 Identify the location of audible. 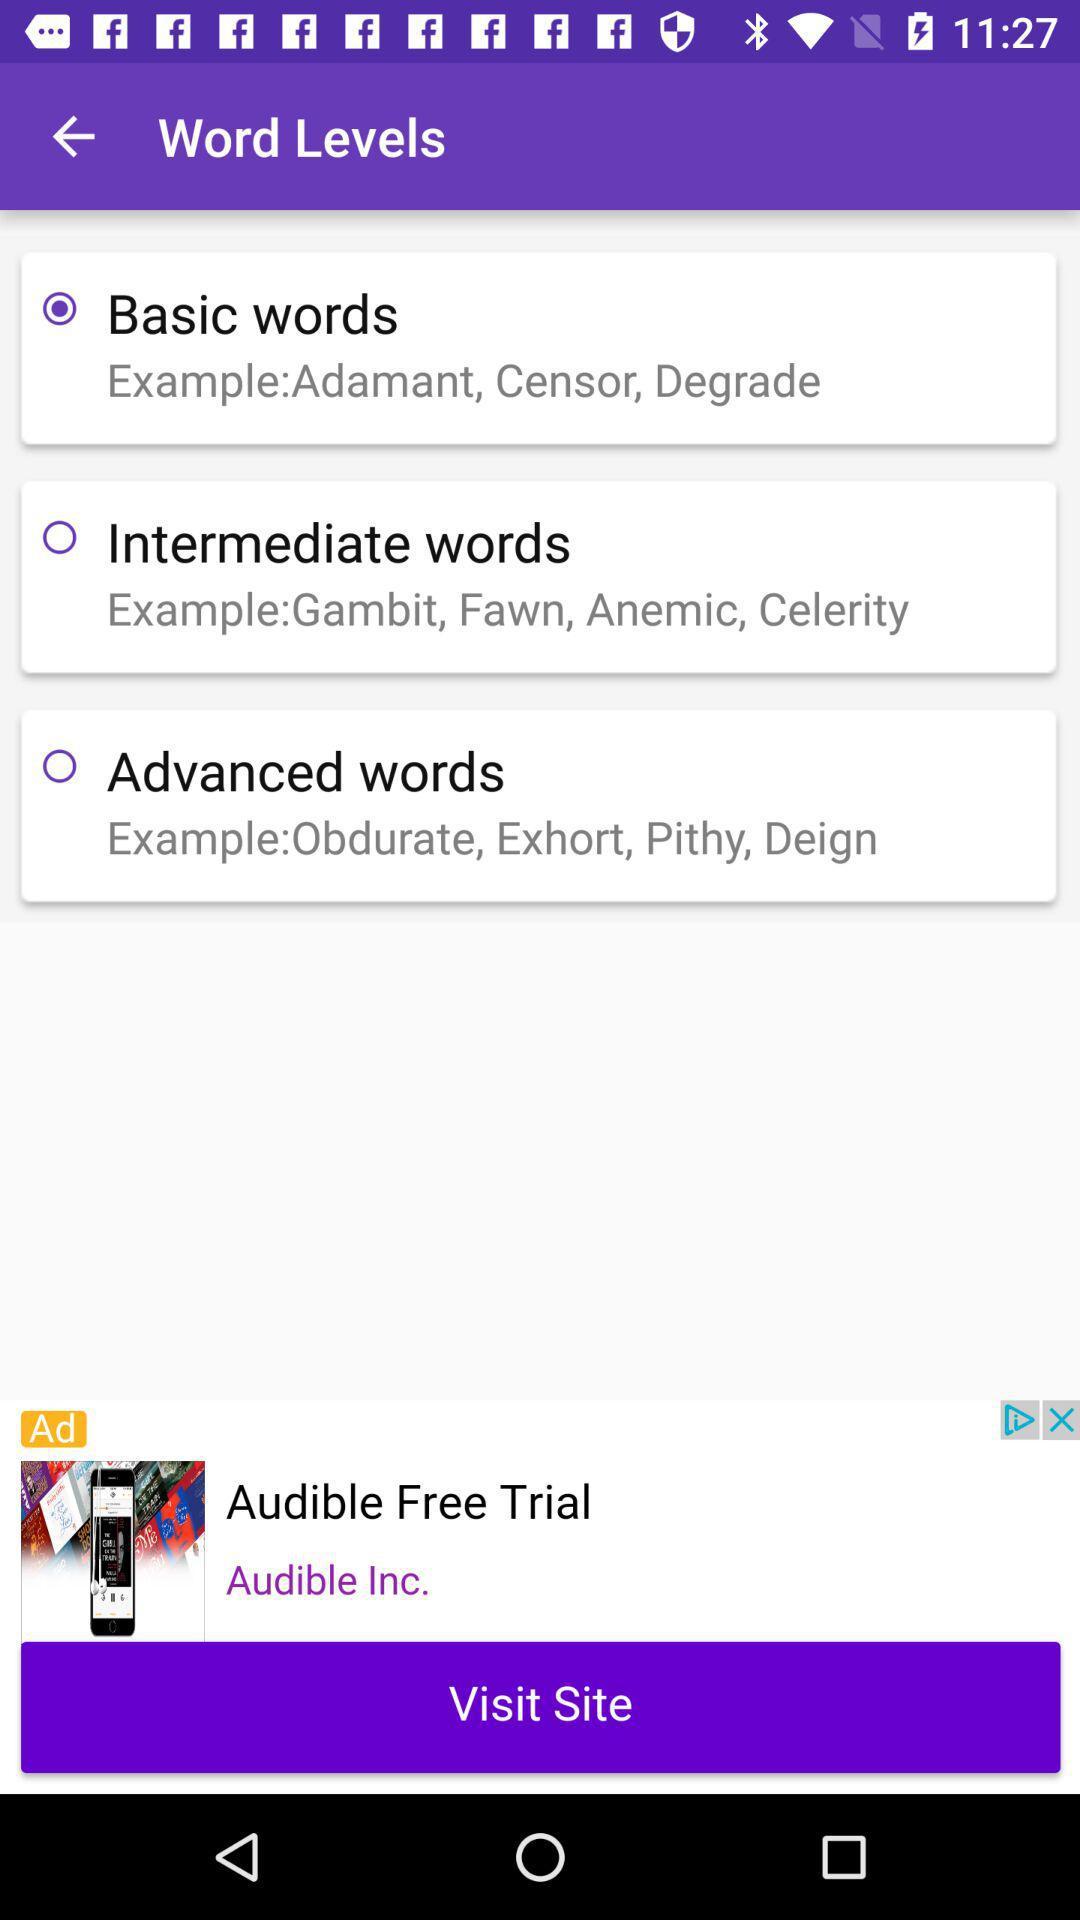
(540, 1596).